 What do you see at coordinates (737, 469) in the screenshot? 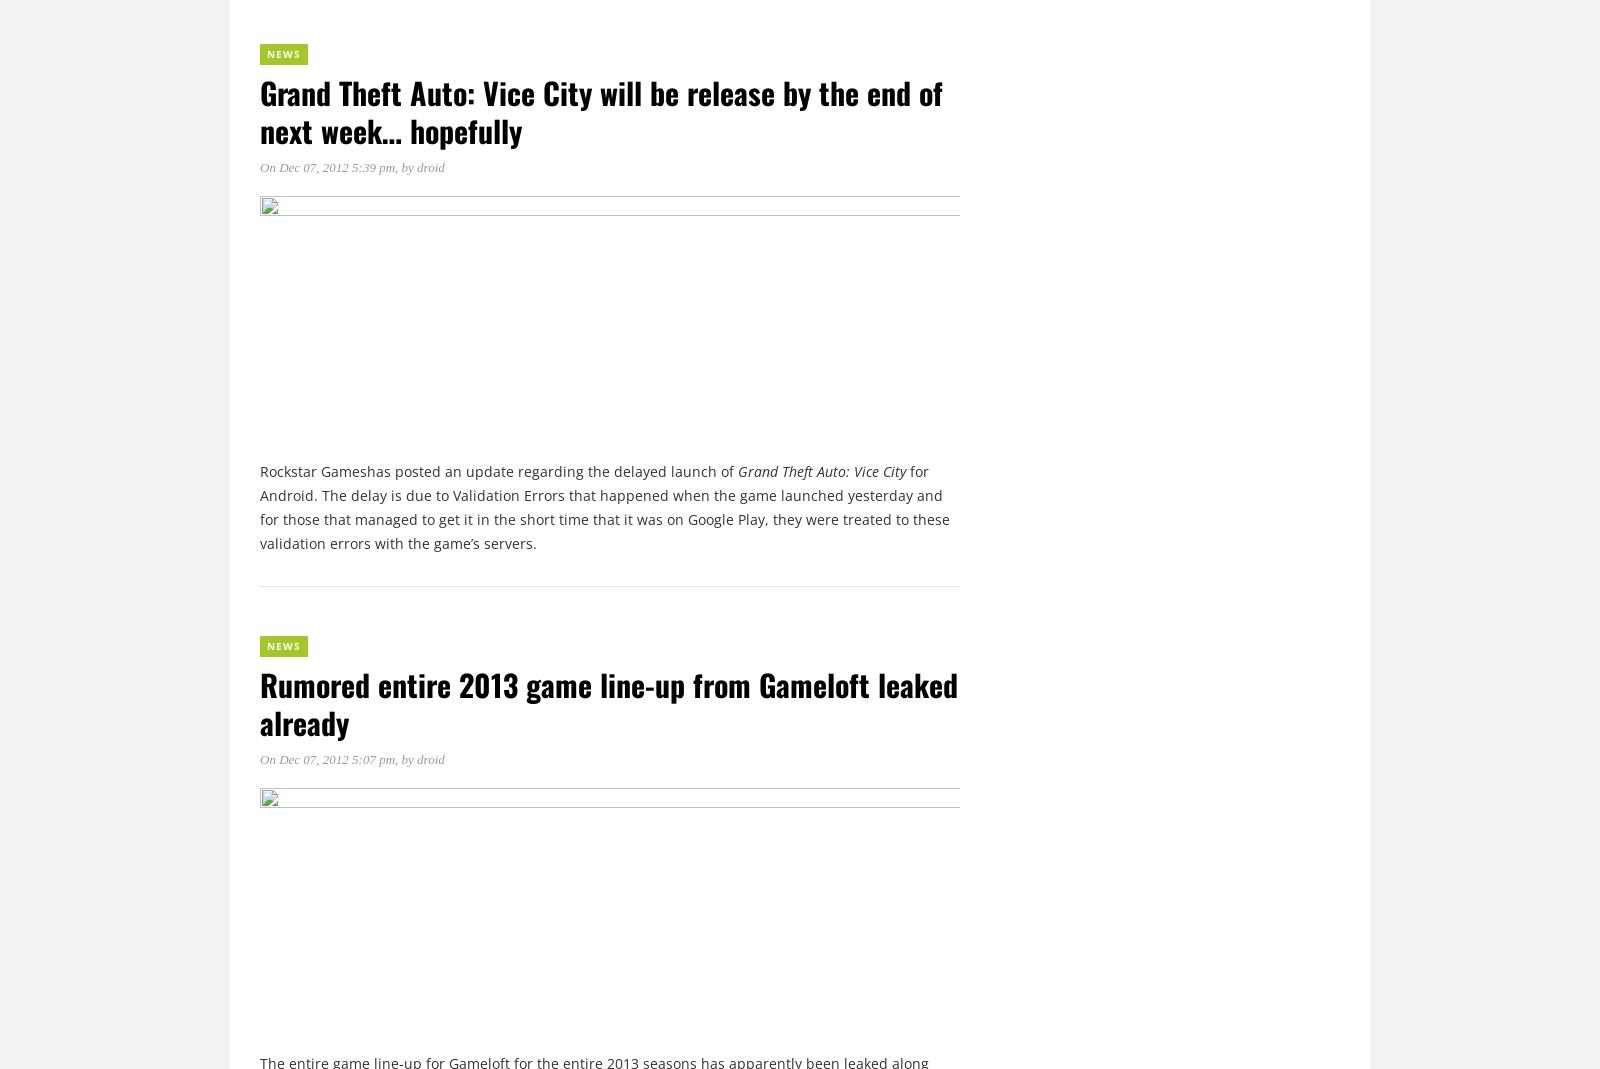
I see `'Grand Theft Auto: Vice City'` at bounding box center [737, 469].